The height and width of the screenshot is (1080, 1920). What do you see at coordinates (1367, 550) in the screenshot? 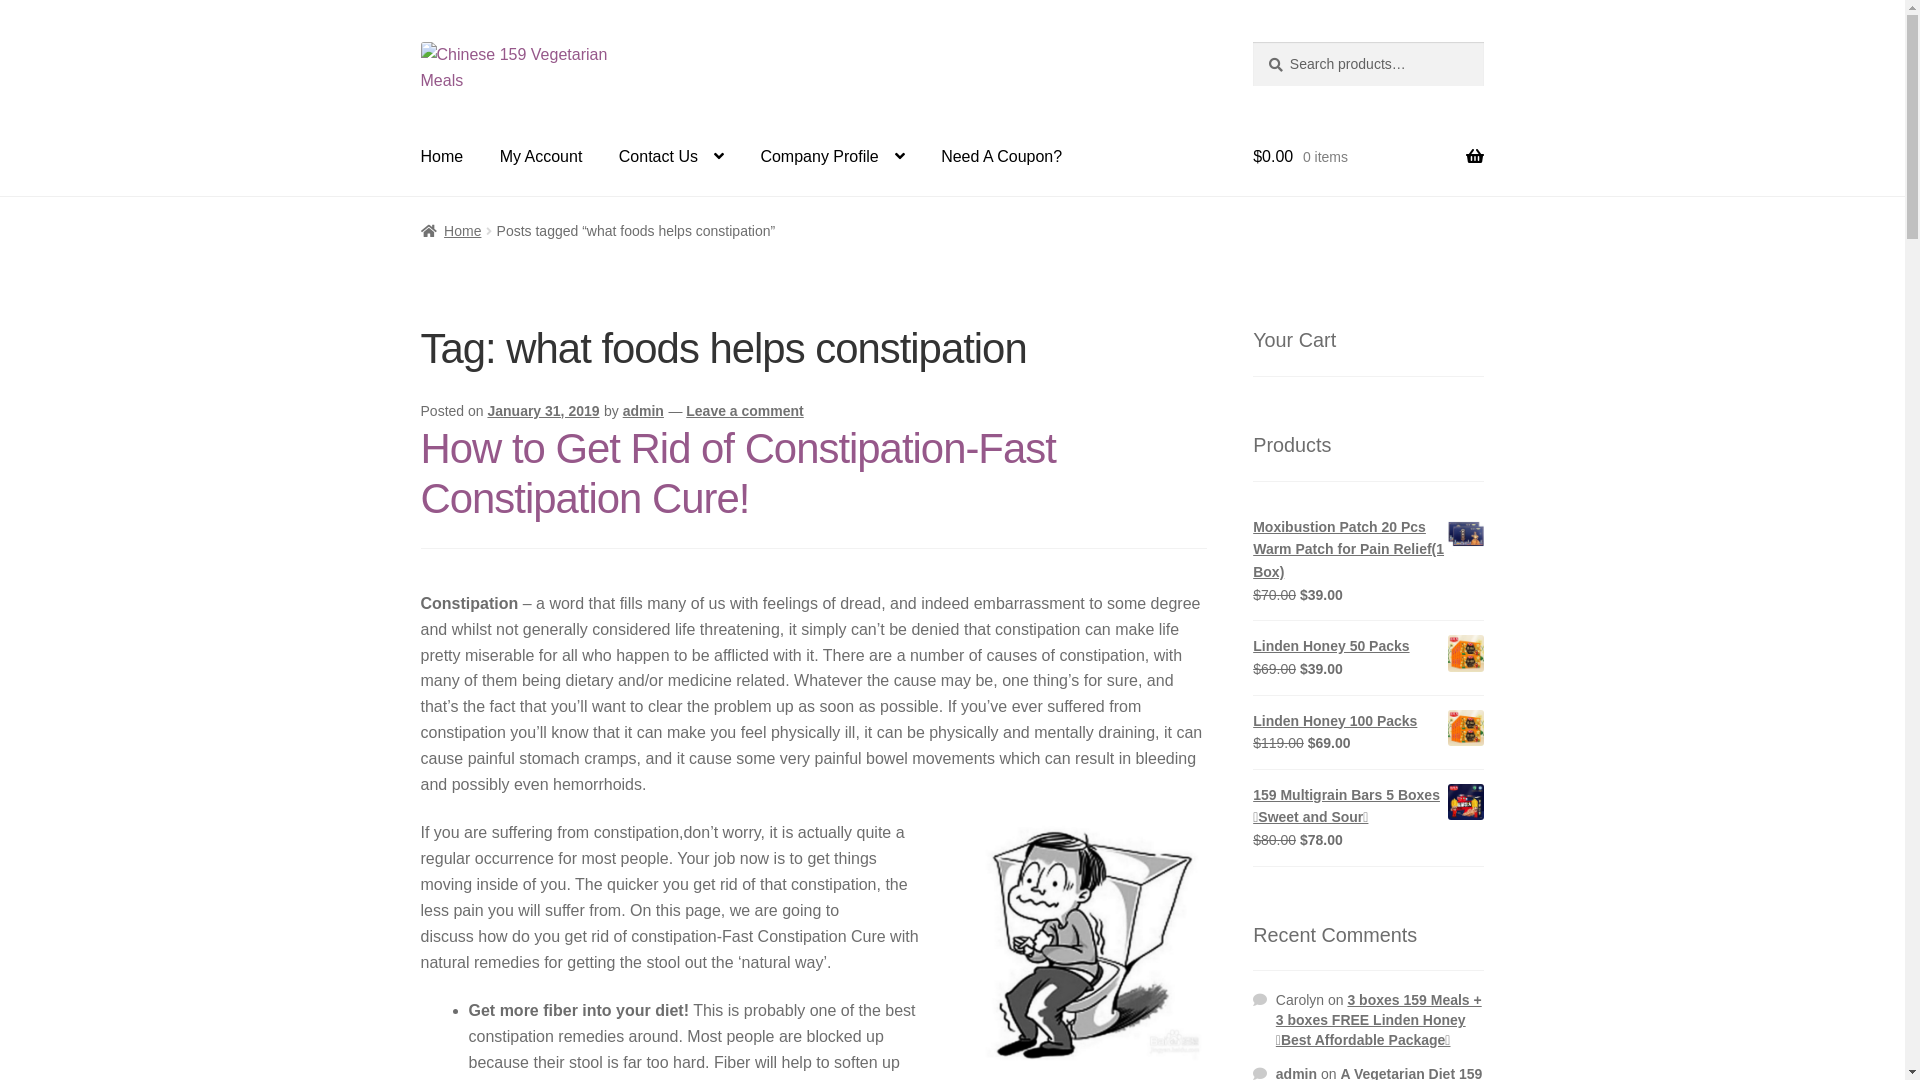
I see `'Moxibustion Patch 20 Pcs Warm Patch for Pain Relief(1 Box)'` at bounding box center [1367, 550].